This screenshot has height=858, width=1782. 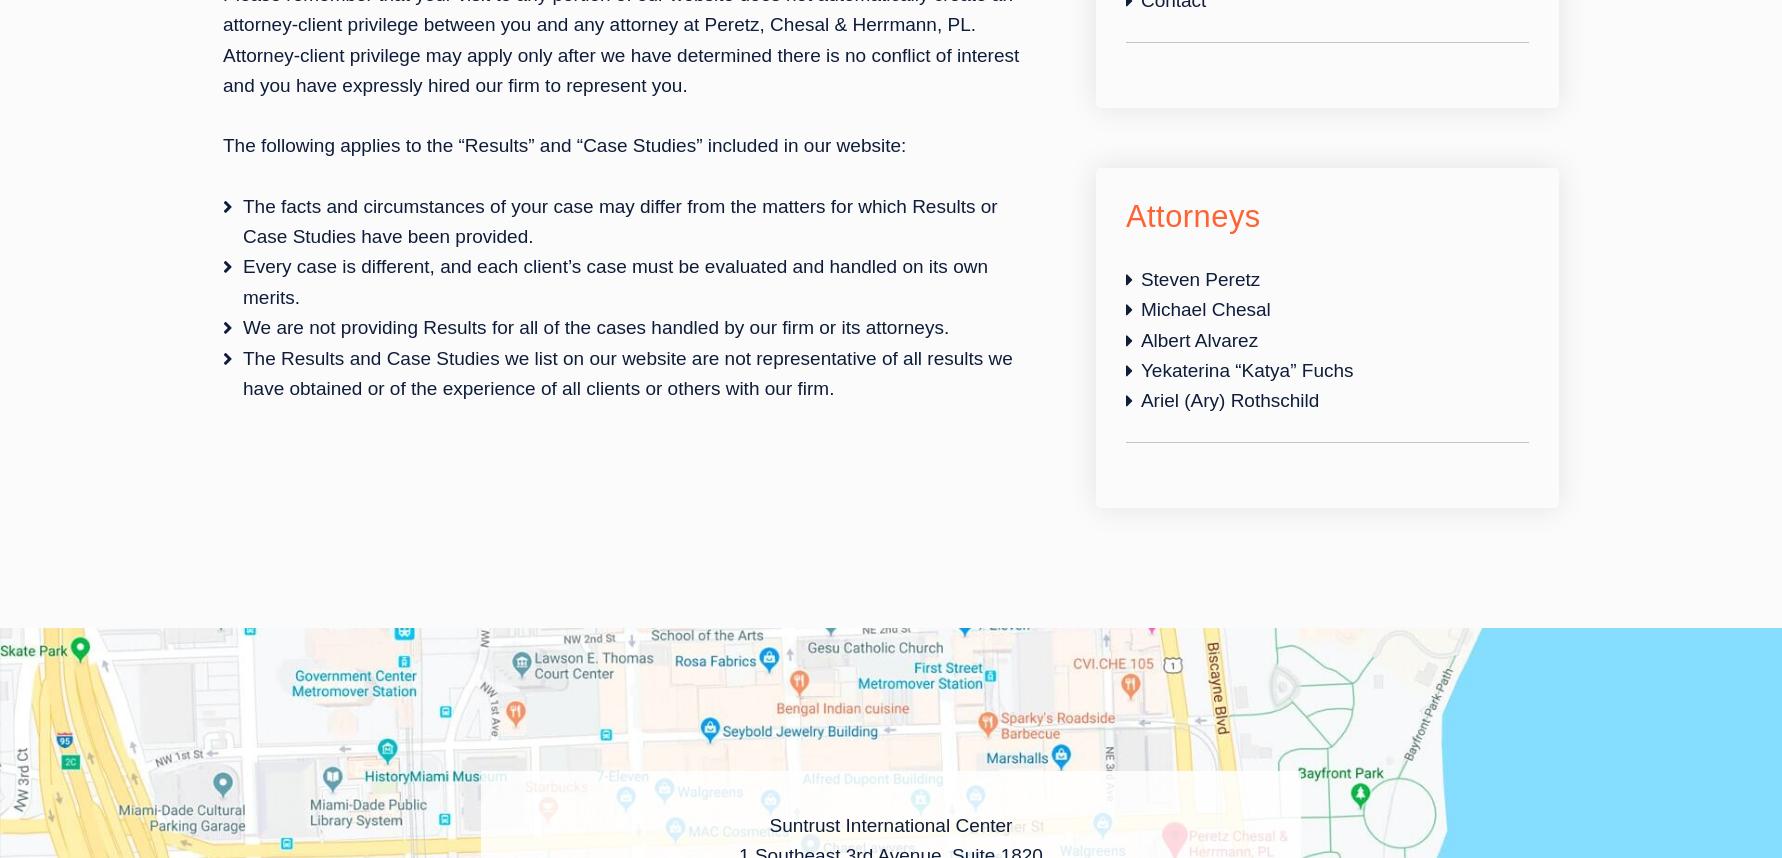 I want to click on 'We are not providing Results for all of the cases handled by our firm or its attorneys.', so click(x=596, y=326).